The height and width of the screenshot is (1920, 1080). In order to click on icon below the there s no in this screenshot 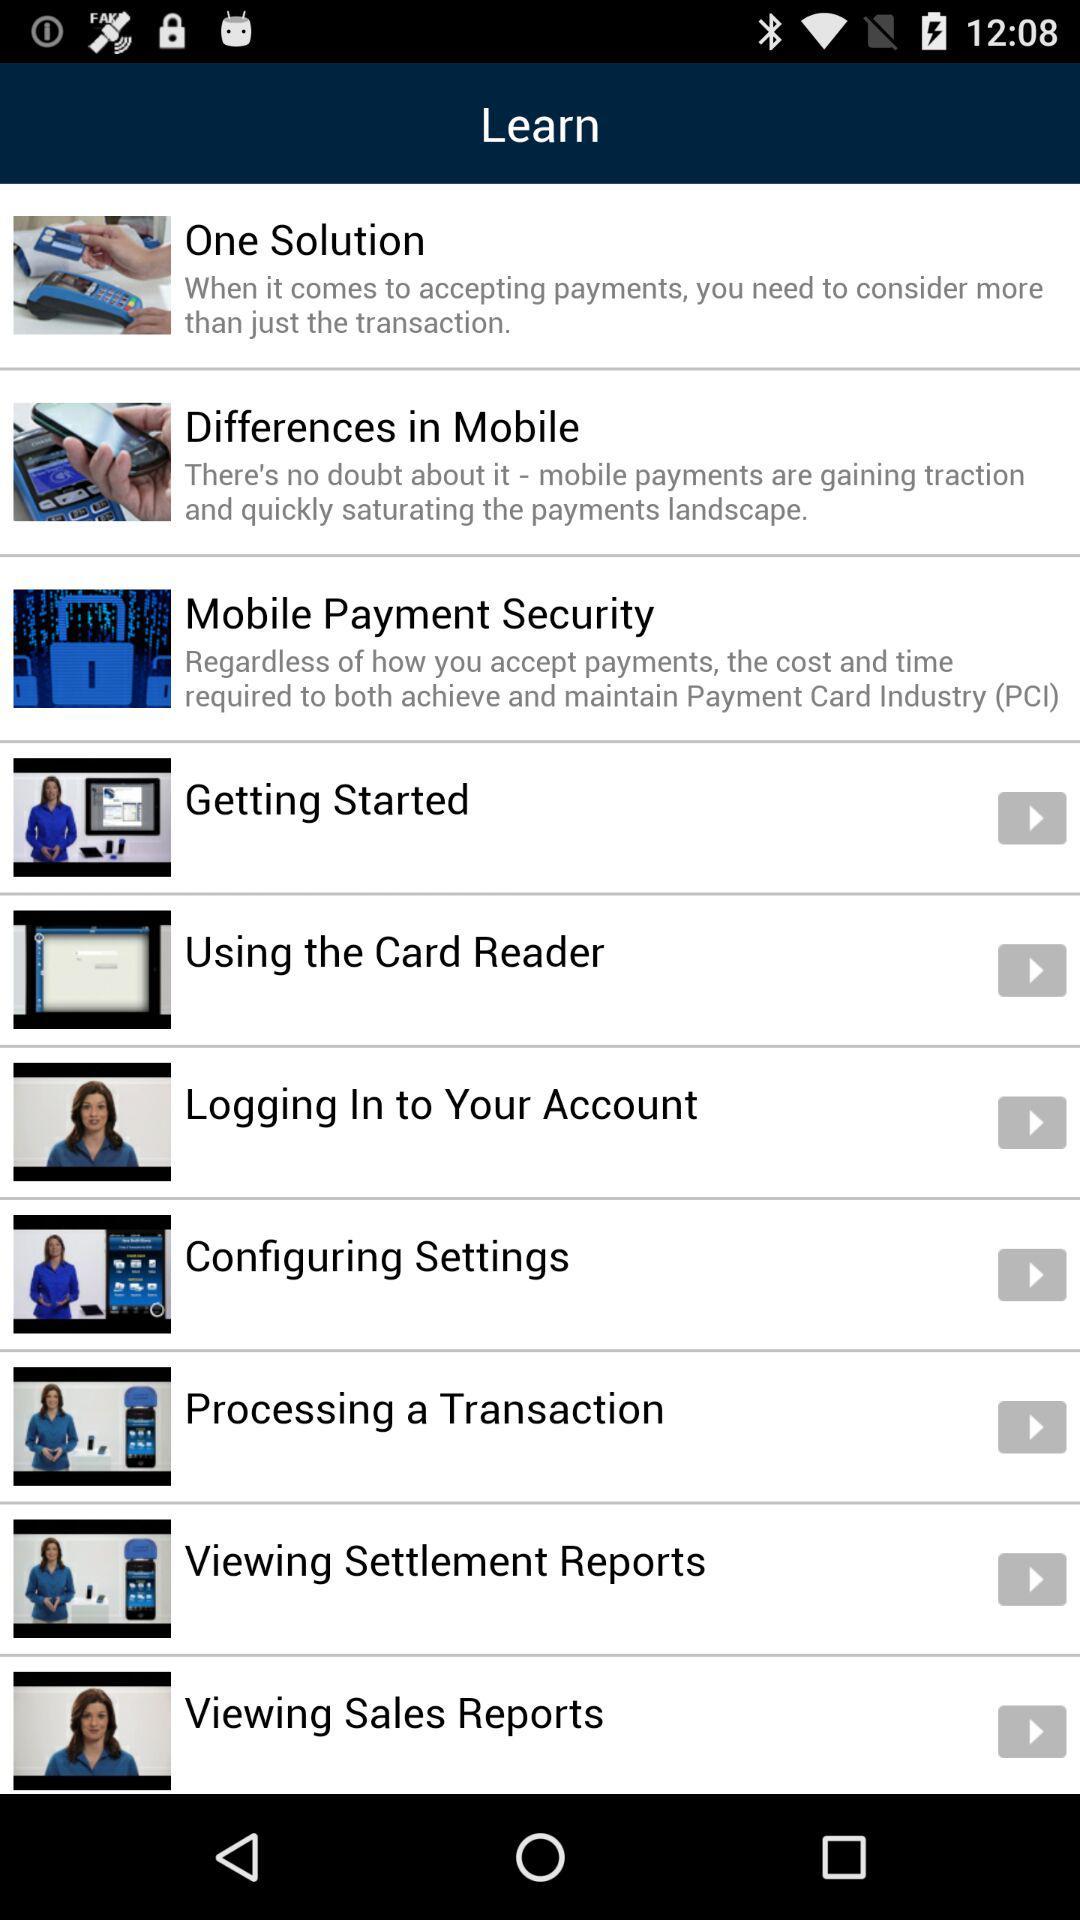, I will do `click(418, 611)`.